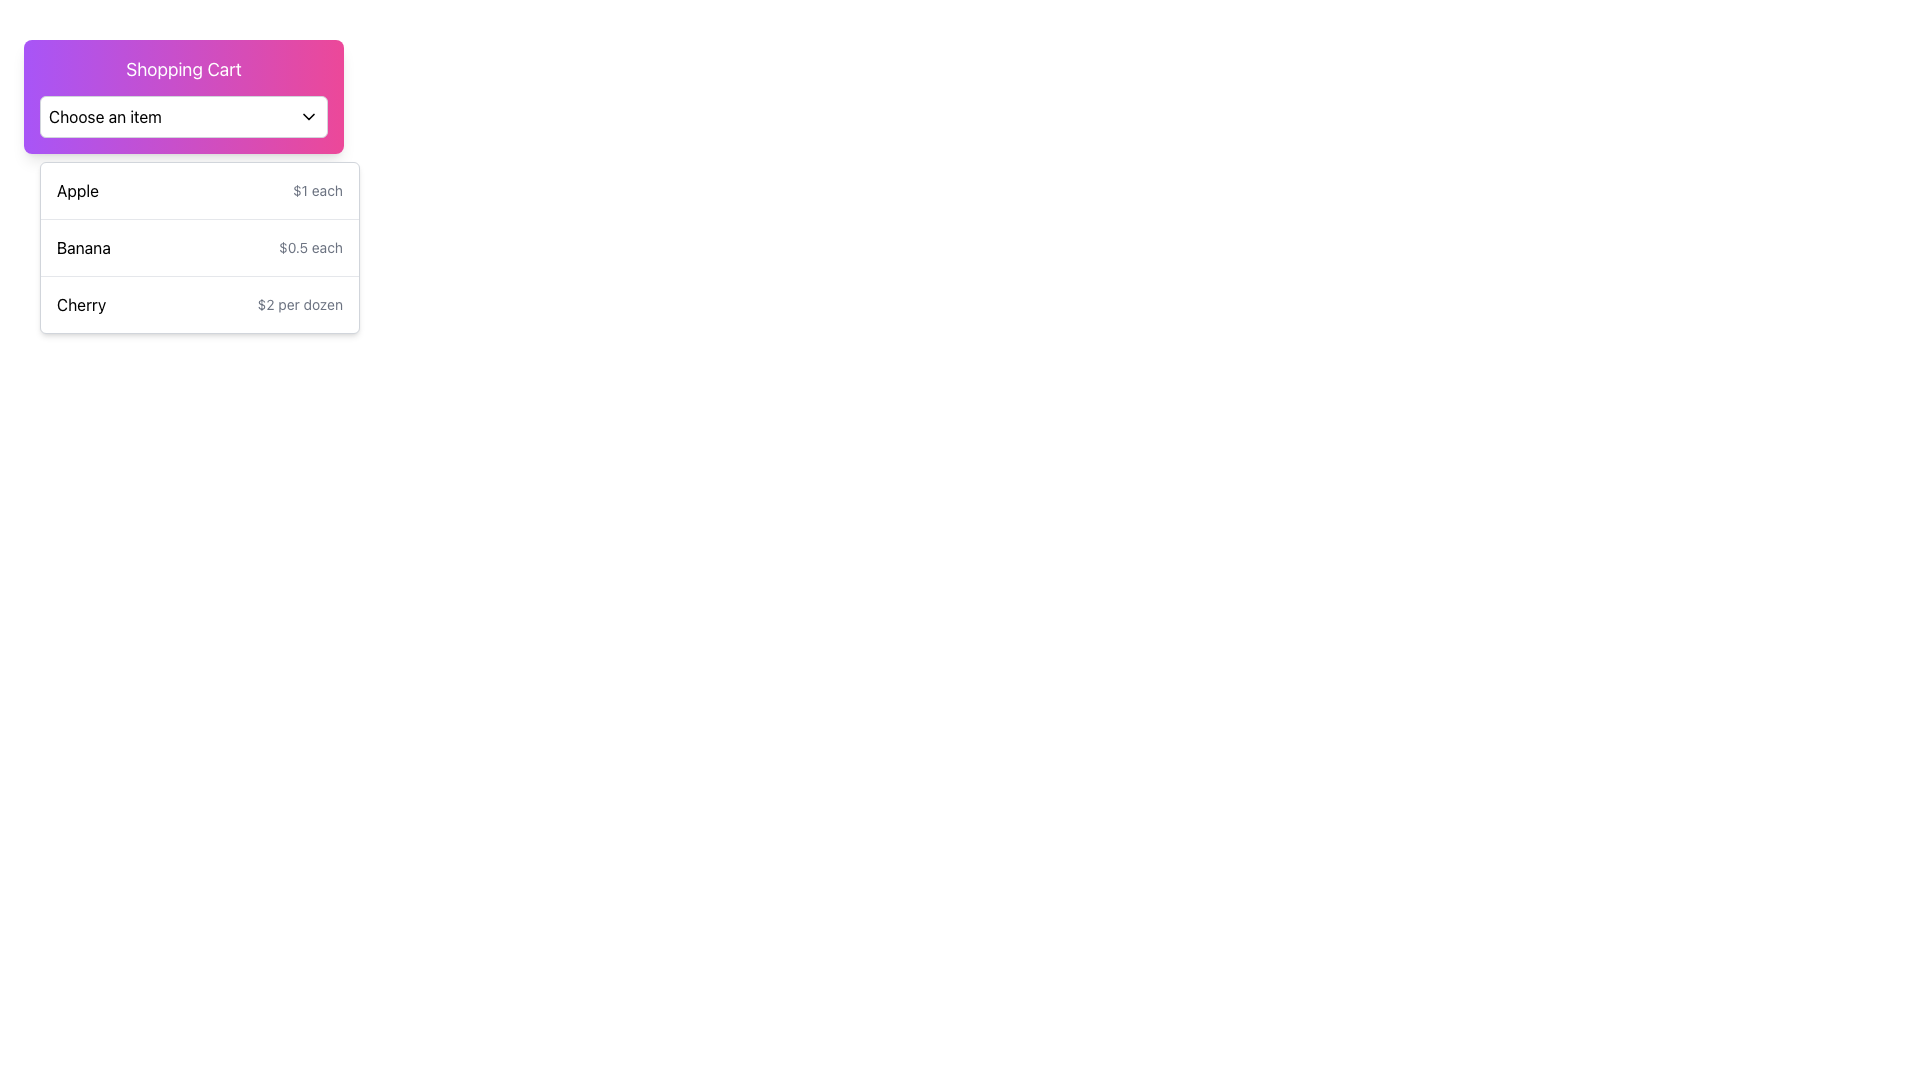 The width and height of the screenshot is (1920, 1080). I want to click on the 'Choose an item' dropdown menu under the 'Shopping Cart' header to select an item, so click(183, 96).